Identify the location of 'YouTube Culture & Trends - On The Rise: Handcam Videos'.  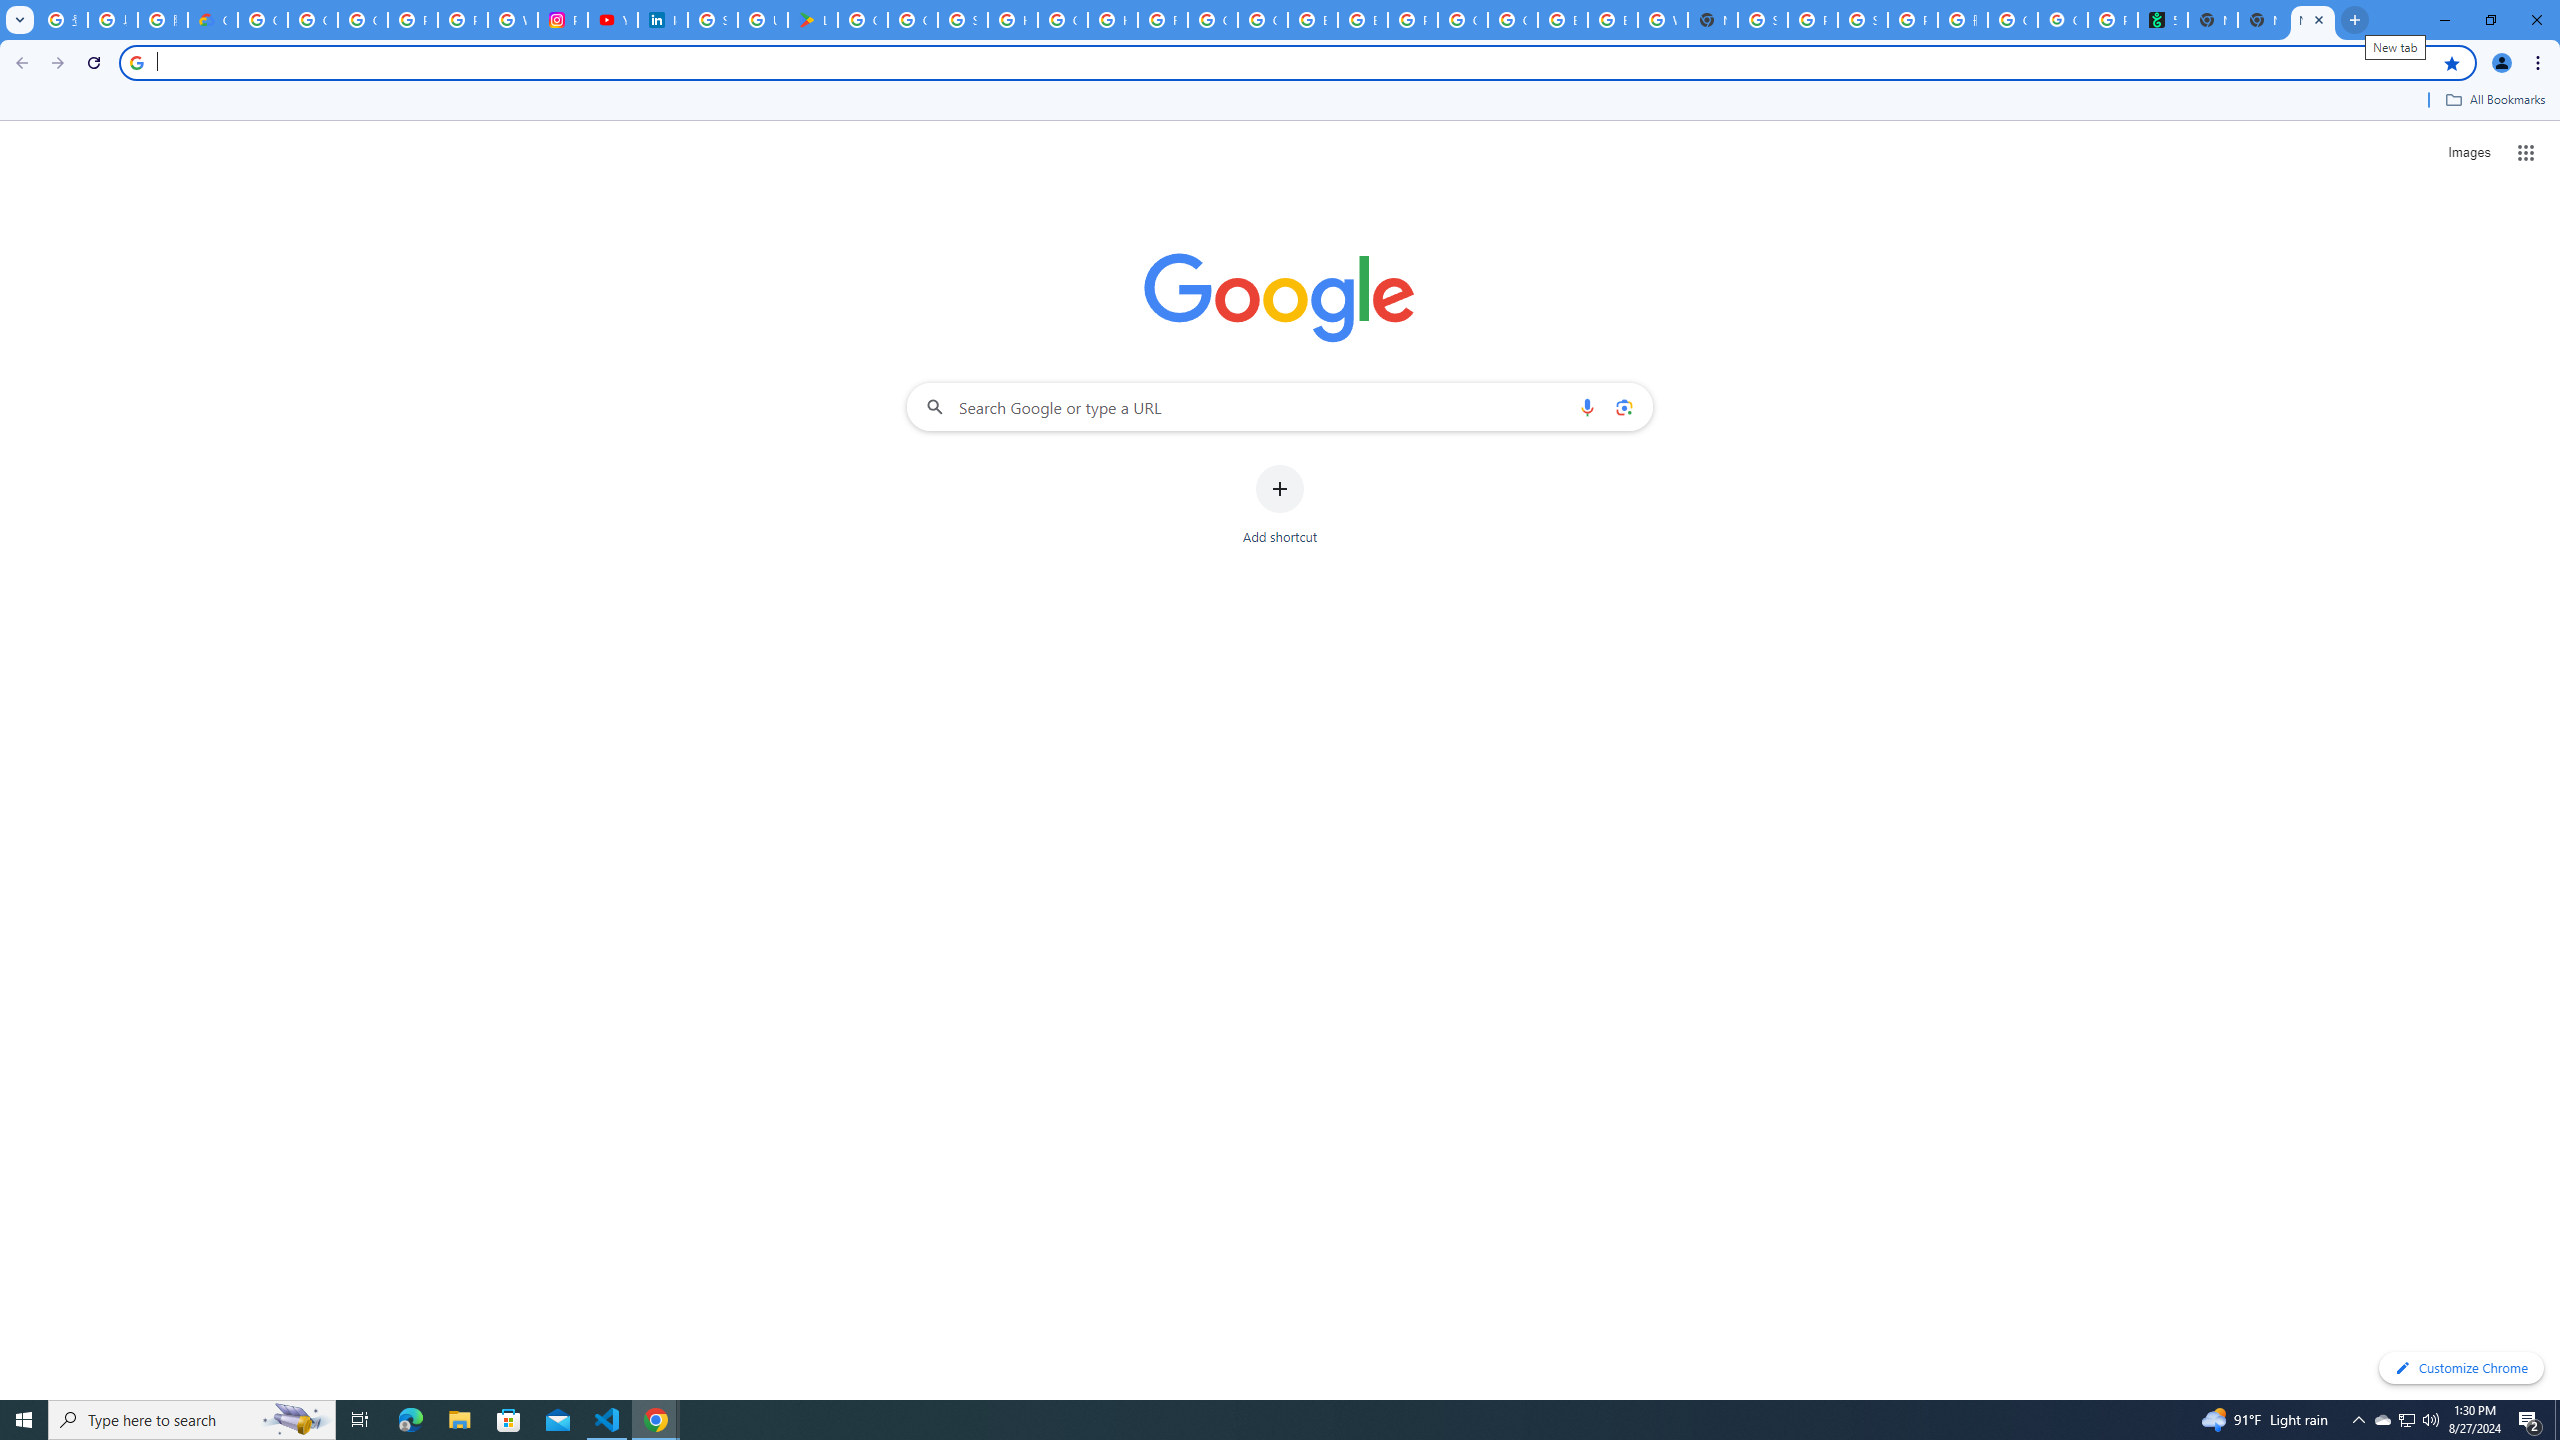
(612, 19).